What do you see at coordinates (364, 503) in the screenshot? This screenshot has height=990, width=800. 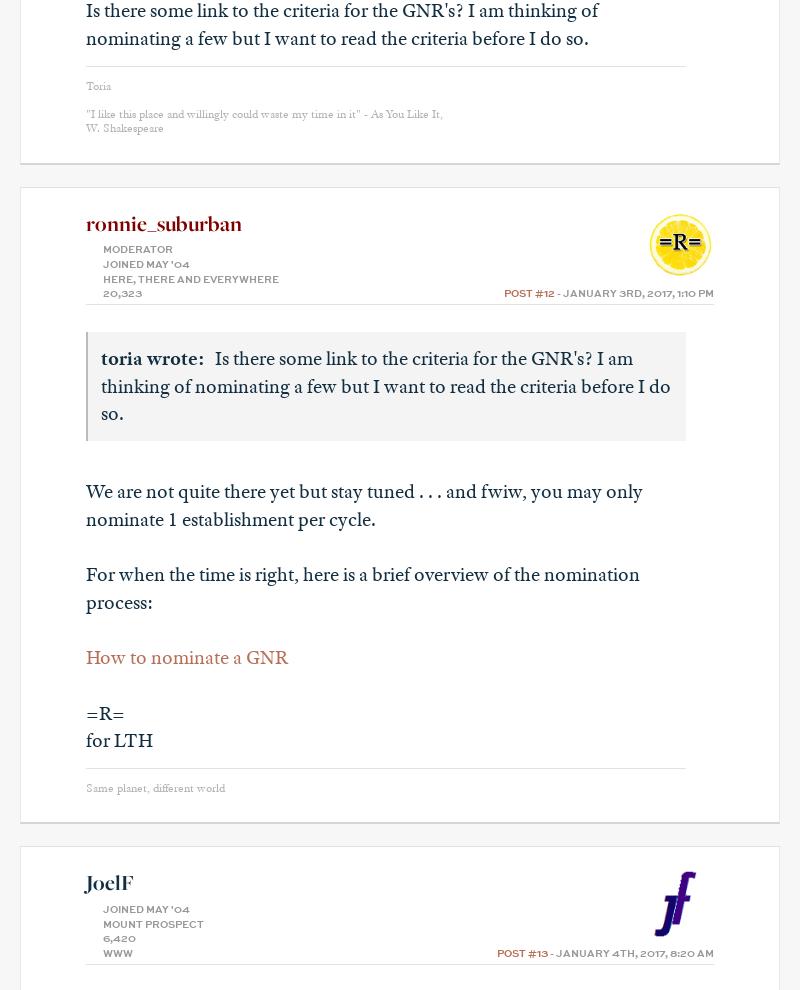 I see `'We are not quite there yet but stay tuned . . . and fwiw, you may only nominate 1 establishment per cycle.'` at bounding box center [364, 503].